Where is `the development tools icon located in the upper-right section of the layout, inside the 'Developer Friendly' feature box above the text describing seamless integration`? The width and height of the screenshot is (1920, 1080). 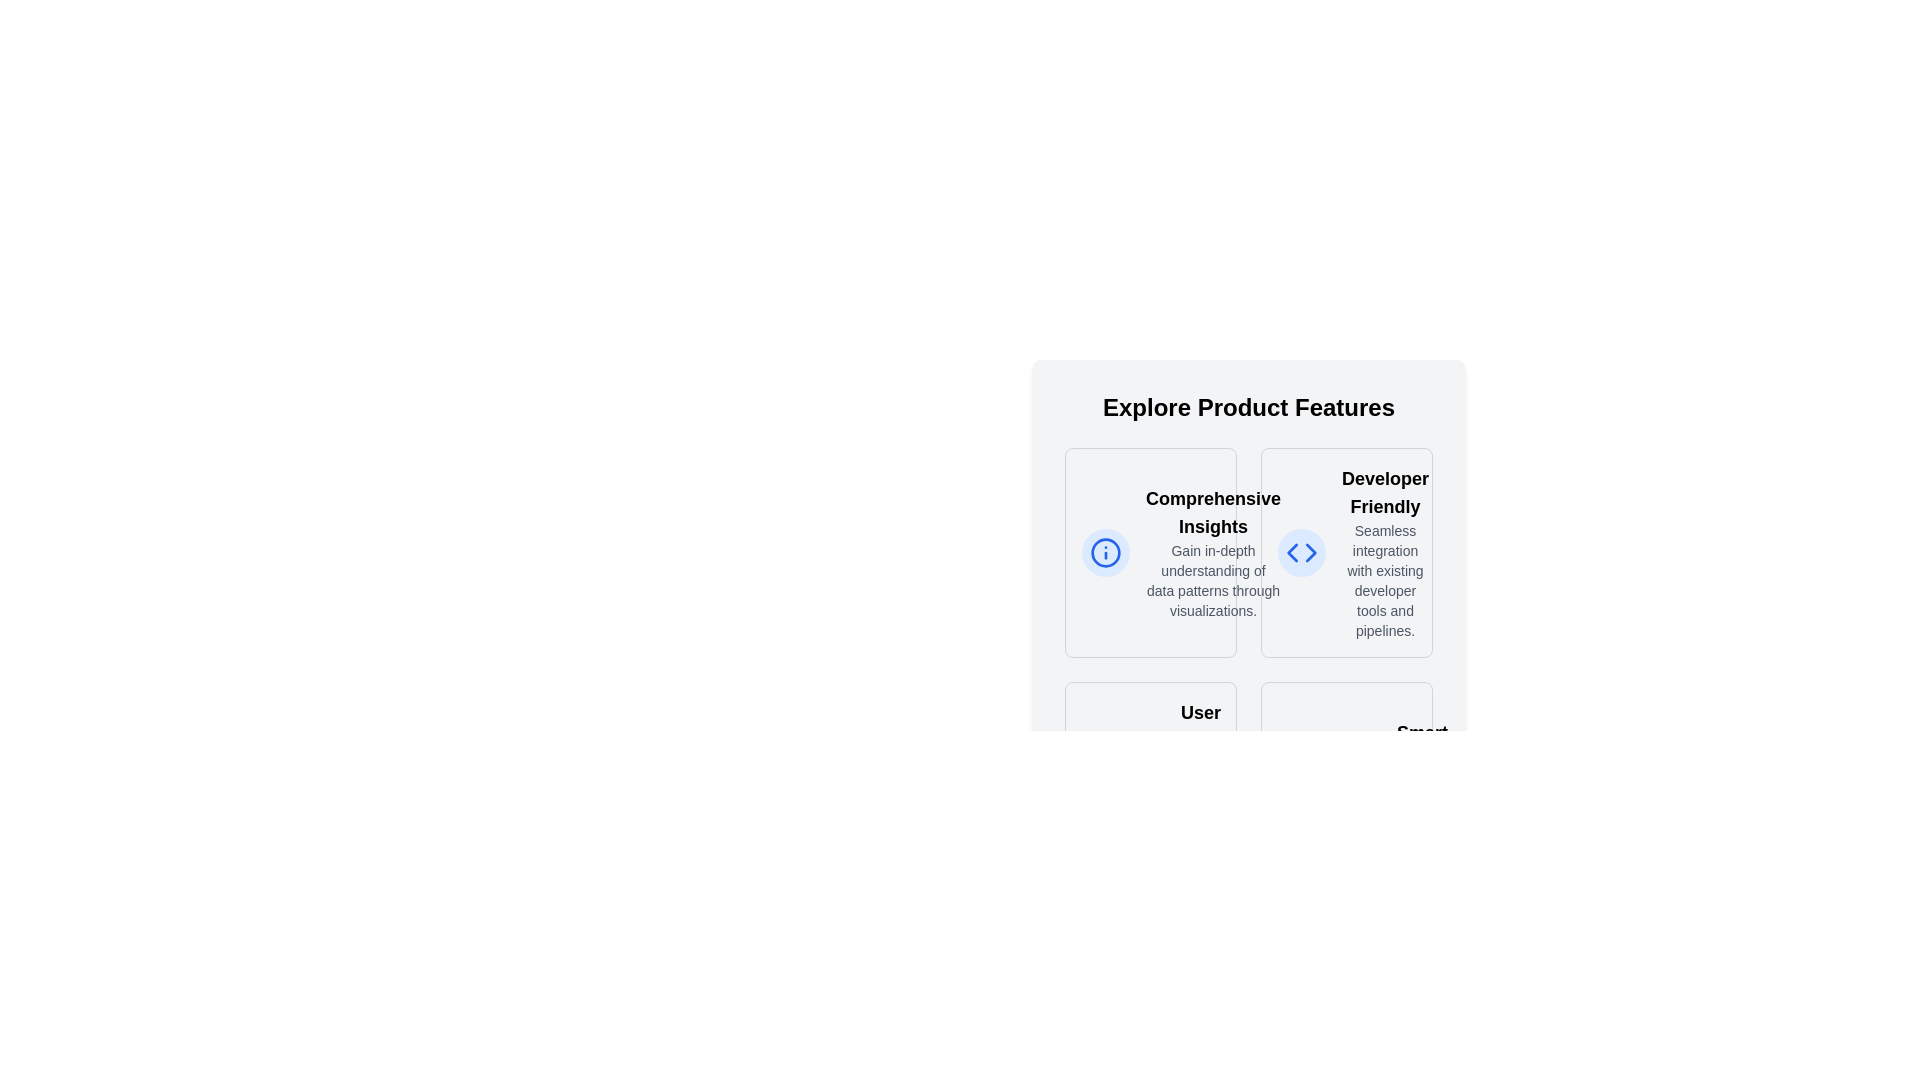 the development tools icon located in the upper-right section of the layout, inside the 'Developer Friendly' feature box above the text describing seamless integration is located at coordinates (1301, 552).